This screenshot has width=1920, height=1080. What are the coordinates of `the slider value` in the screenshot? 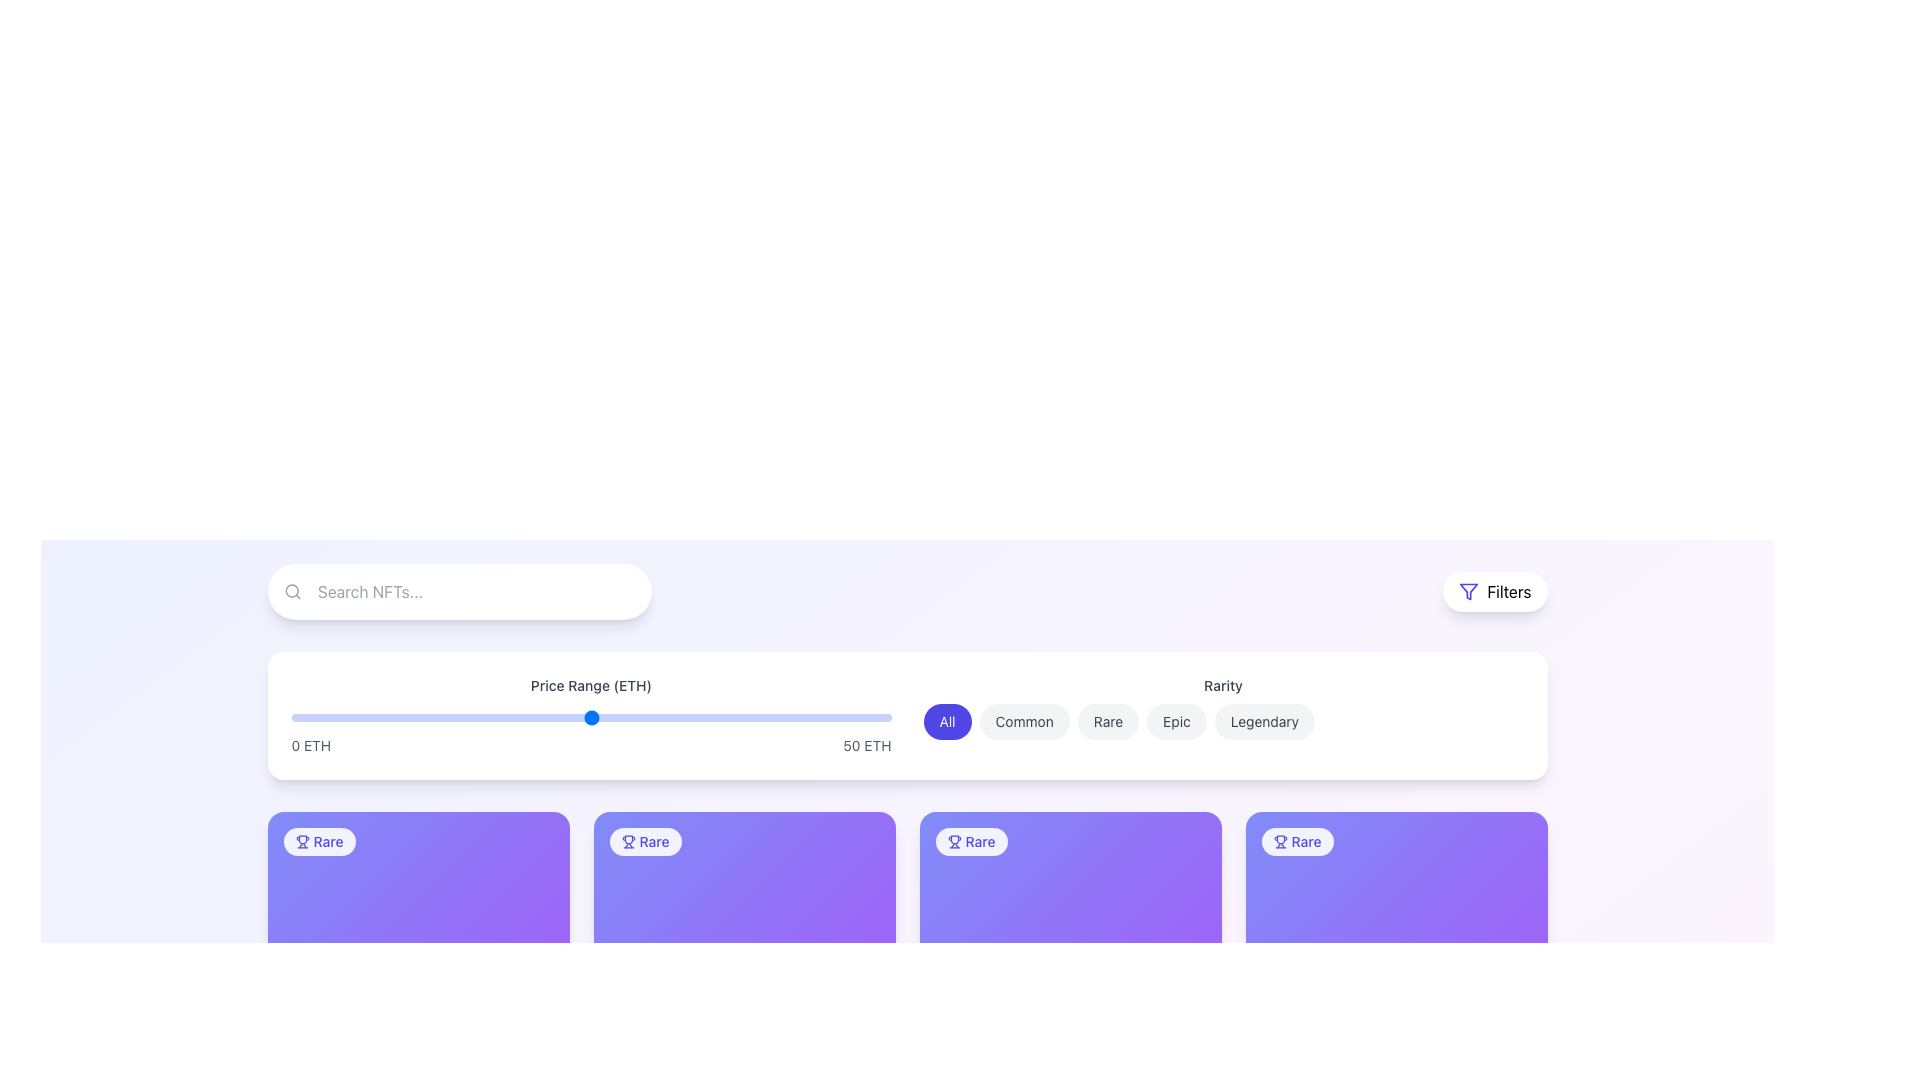 It's located at (399, 716).